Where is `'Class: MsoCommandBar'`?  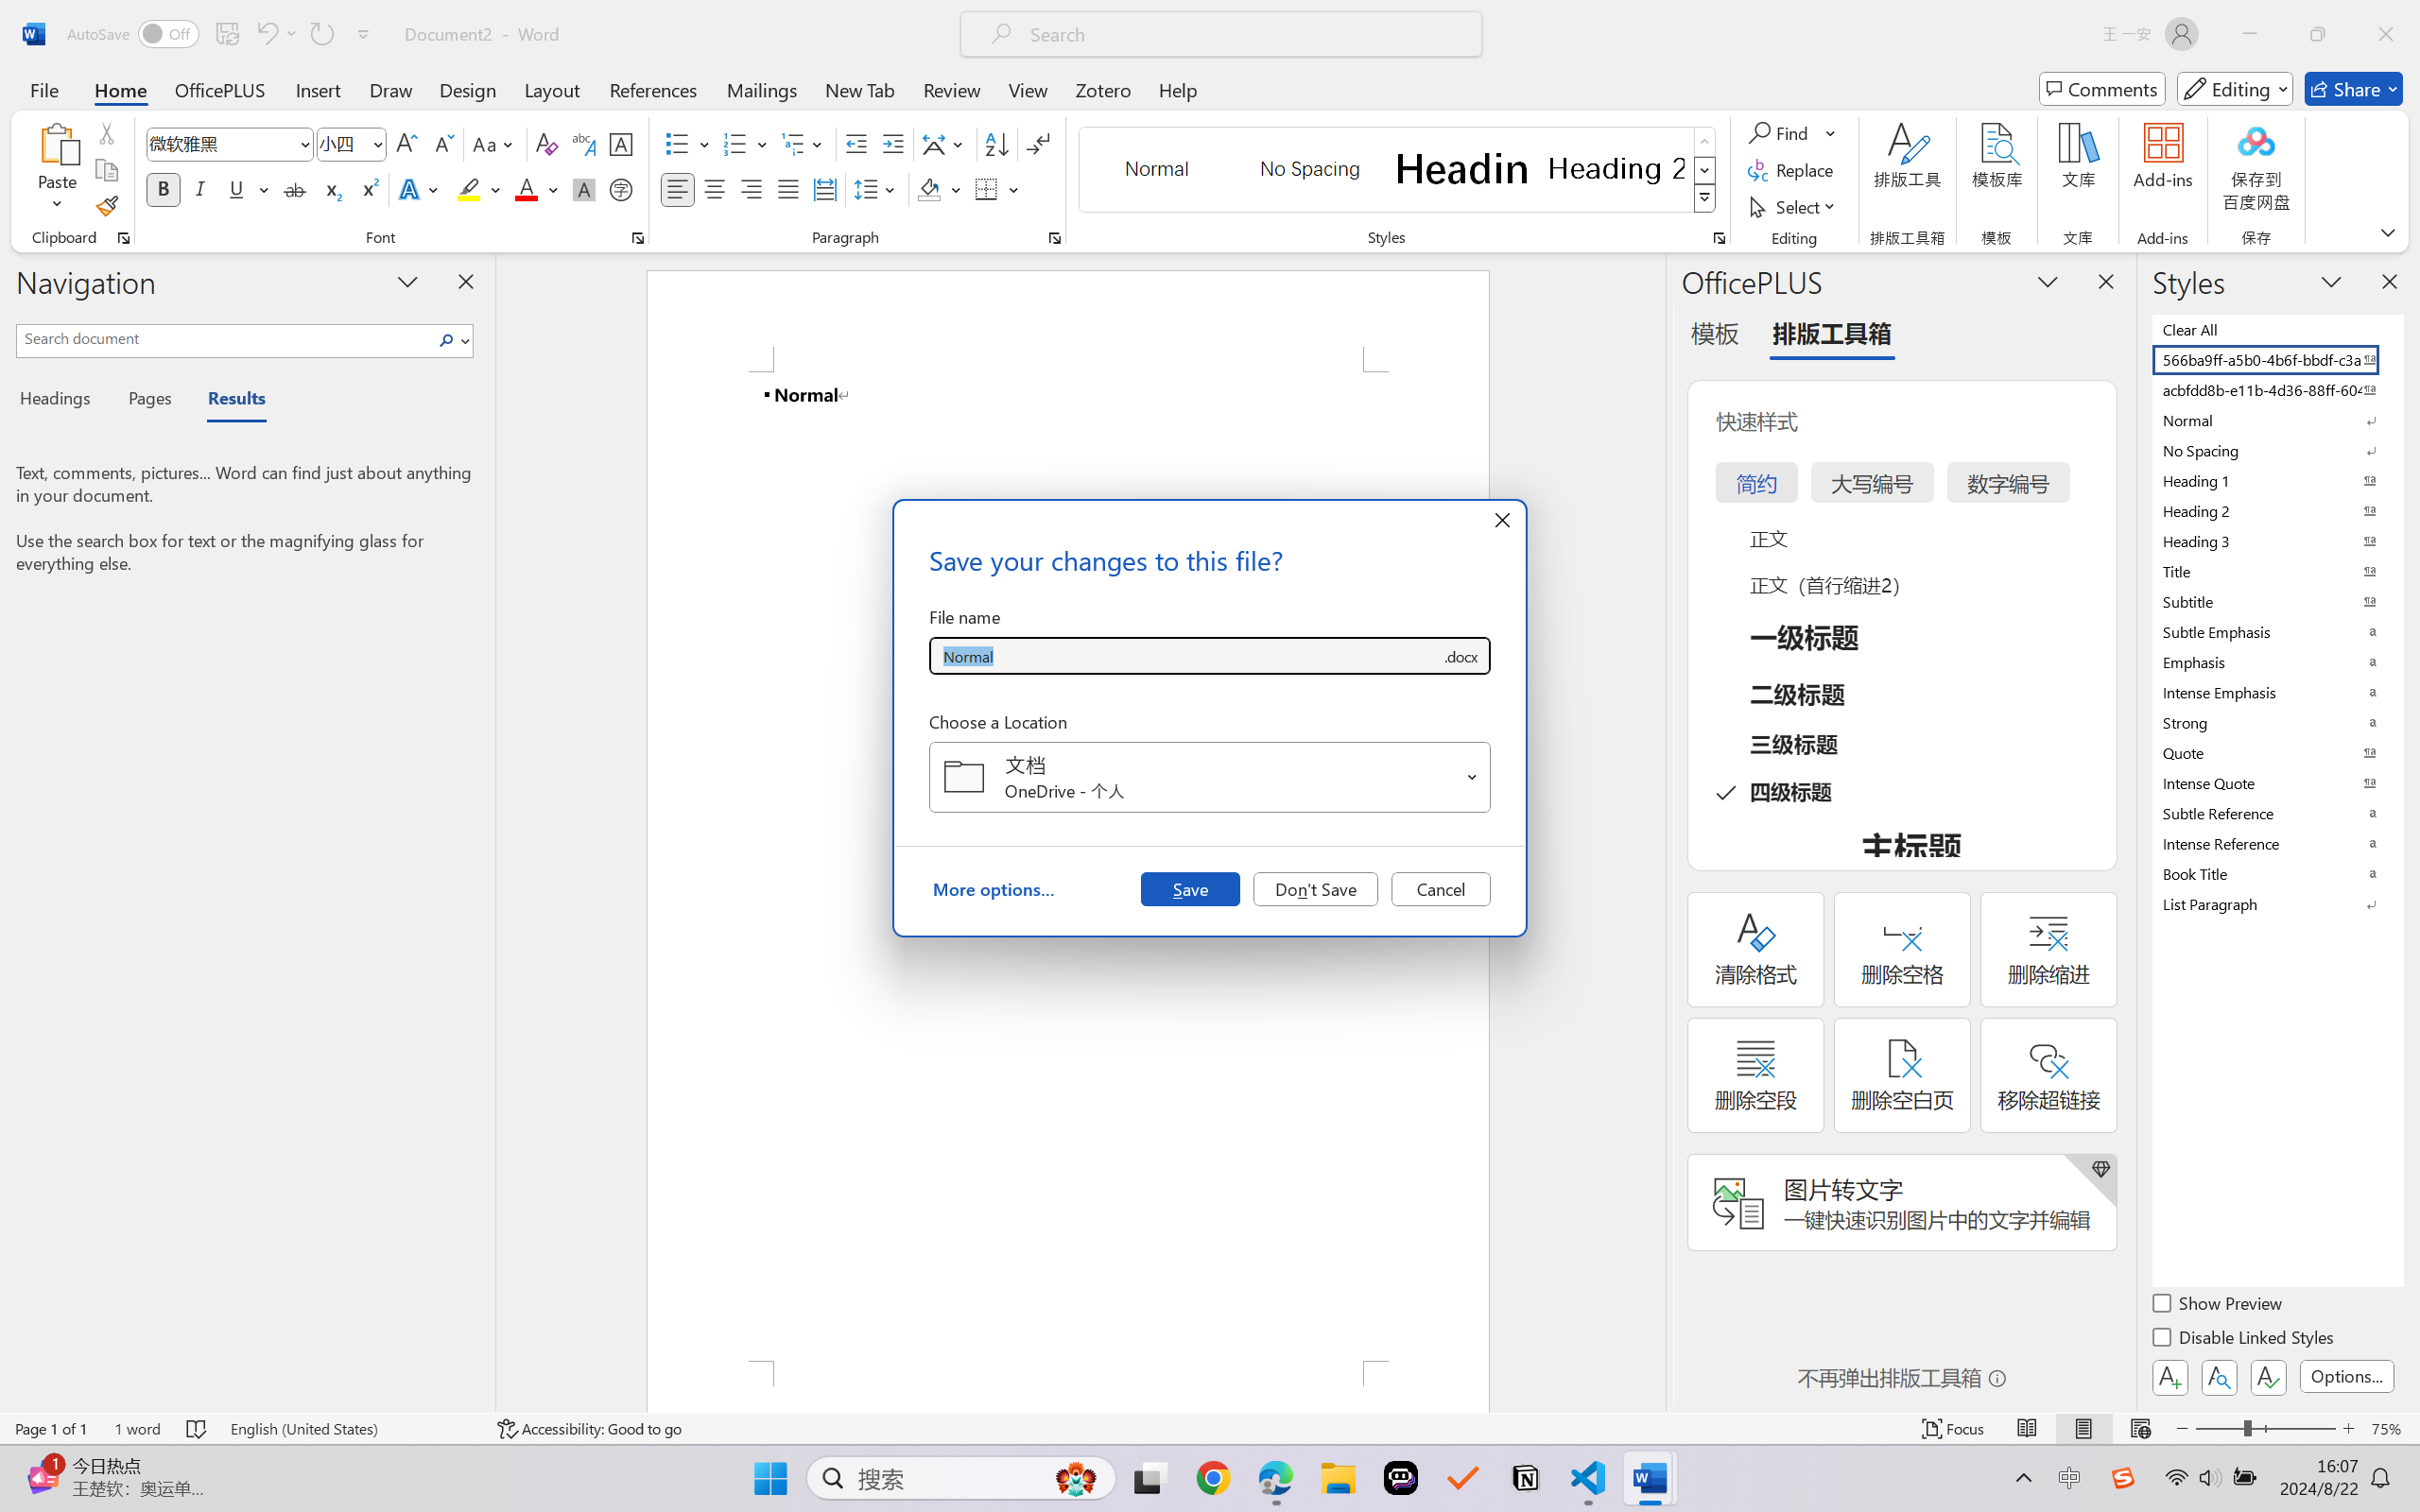
'Class: MsoCommandBar' is located at coordinates (1210, 1428).